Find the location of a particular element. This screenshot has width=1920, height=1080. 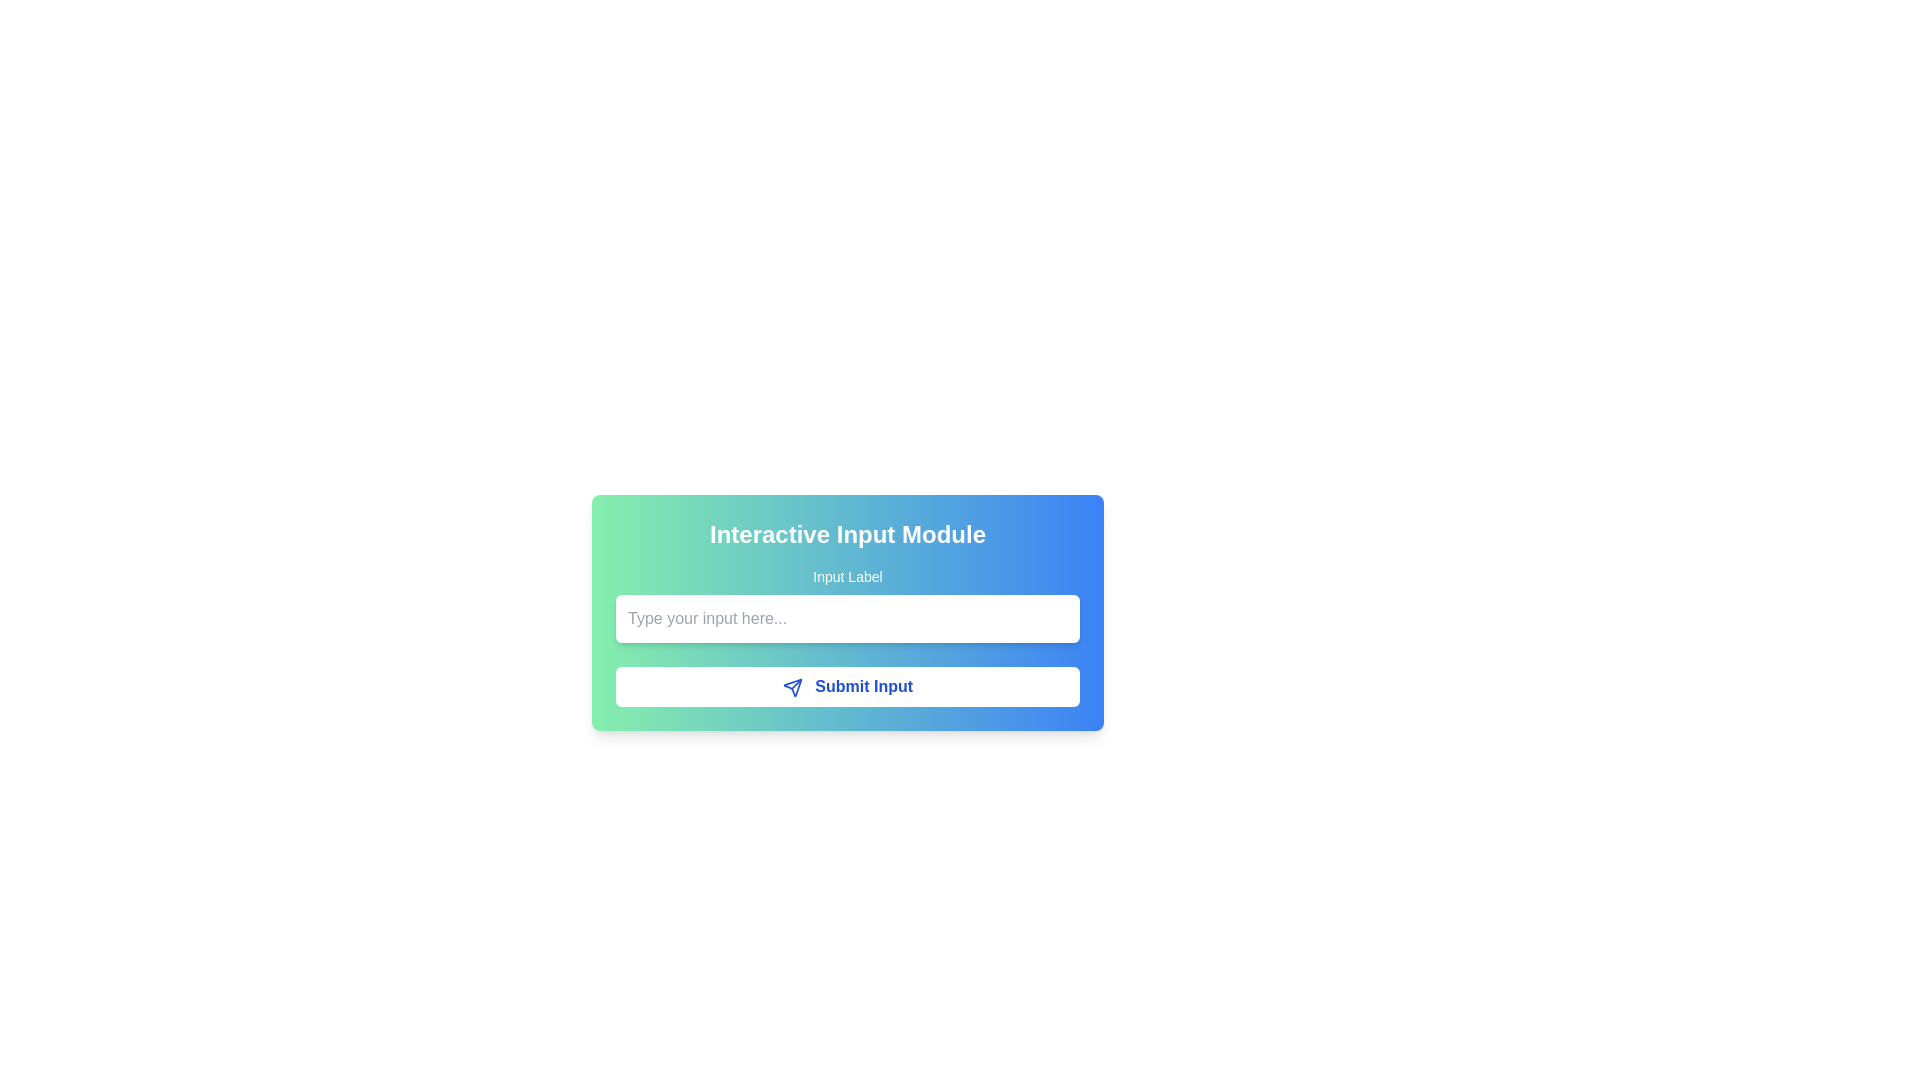

the submit button located at the bottom of the centered panel with a gradient background, below the input field labeled 'Input Label' is located at coordinates (848, 685).